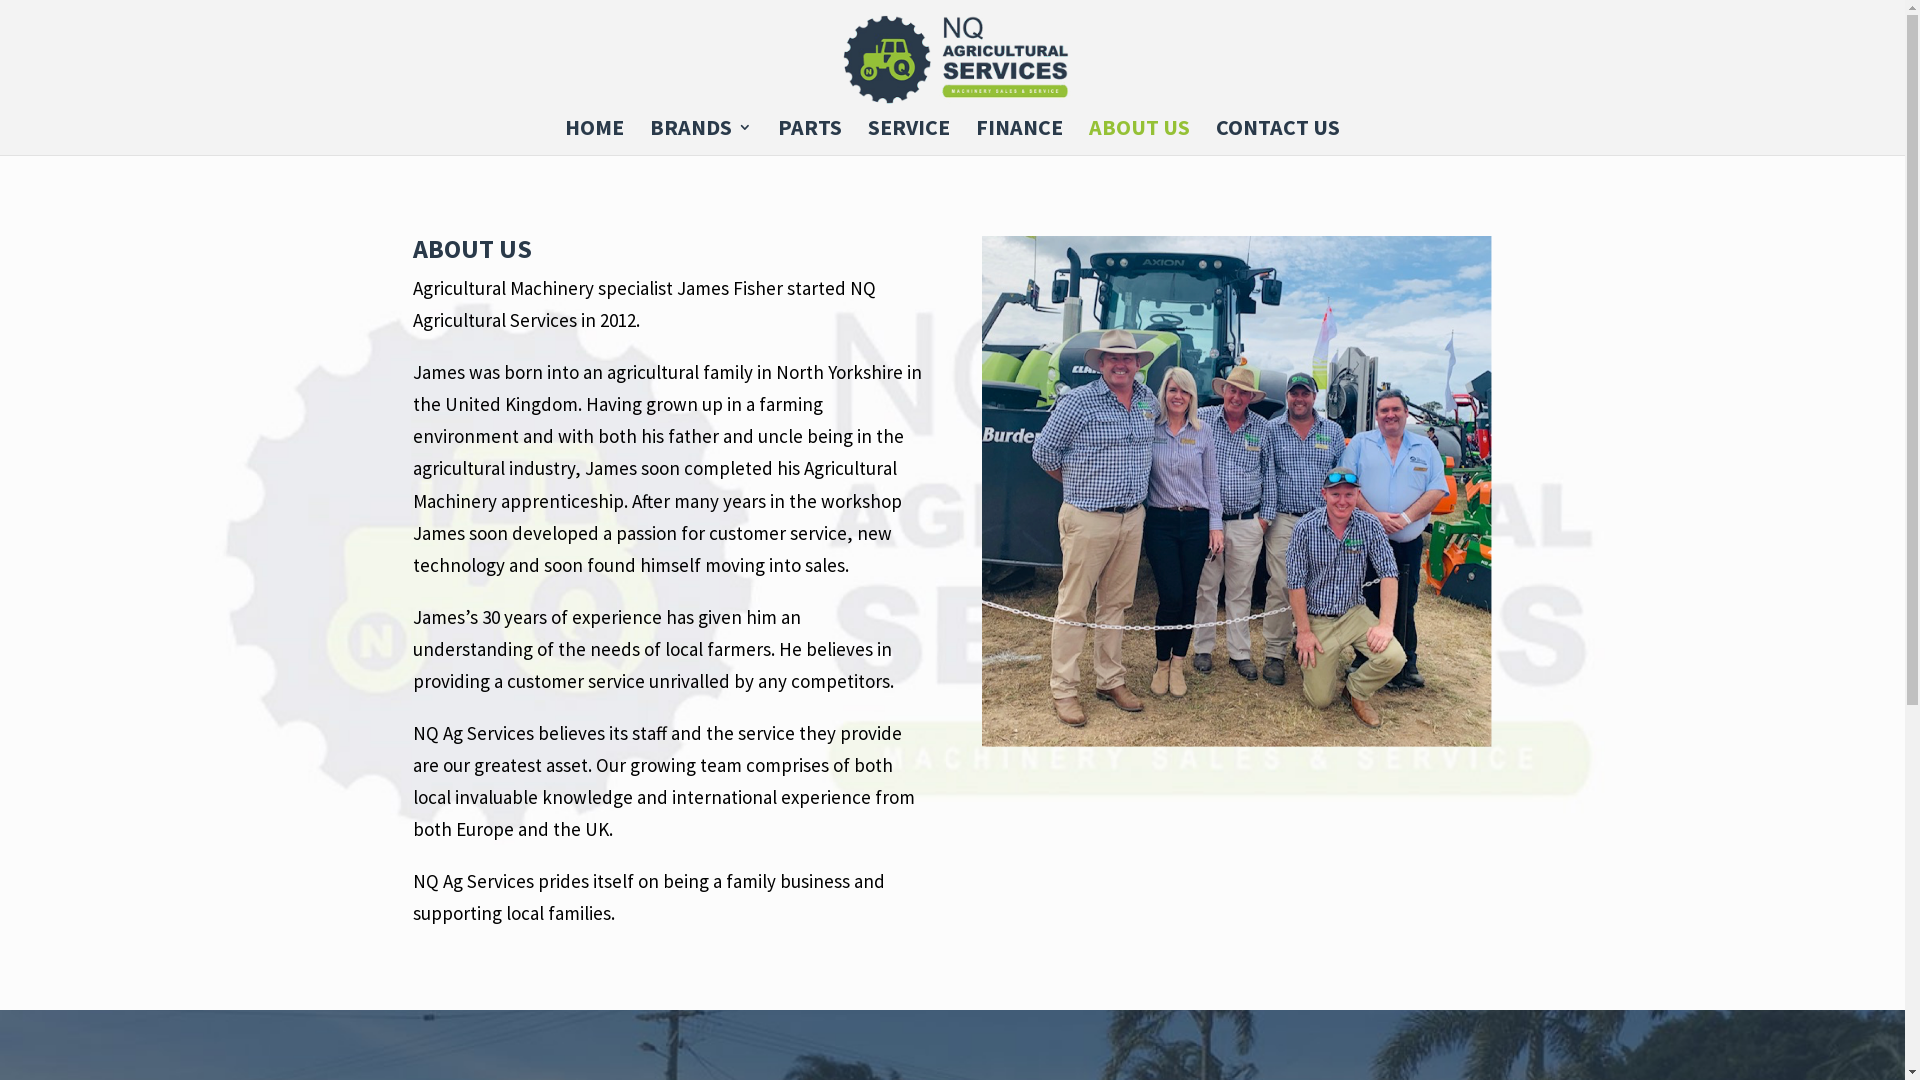 Image resolution: width=1920 pixels, height=1080 pixels. Describe the element at coordinates (593, 136) in the screenshot. I see `'HOME'` at that location.